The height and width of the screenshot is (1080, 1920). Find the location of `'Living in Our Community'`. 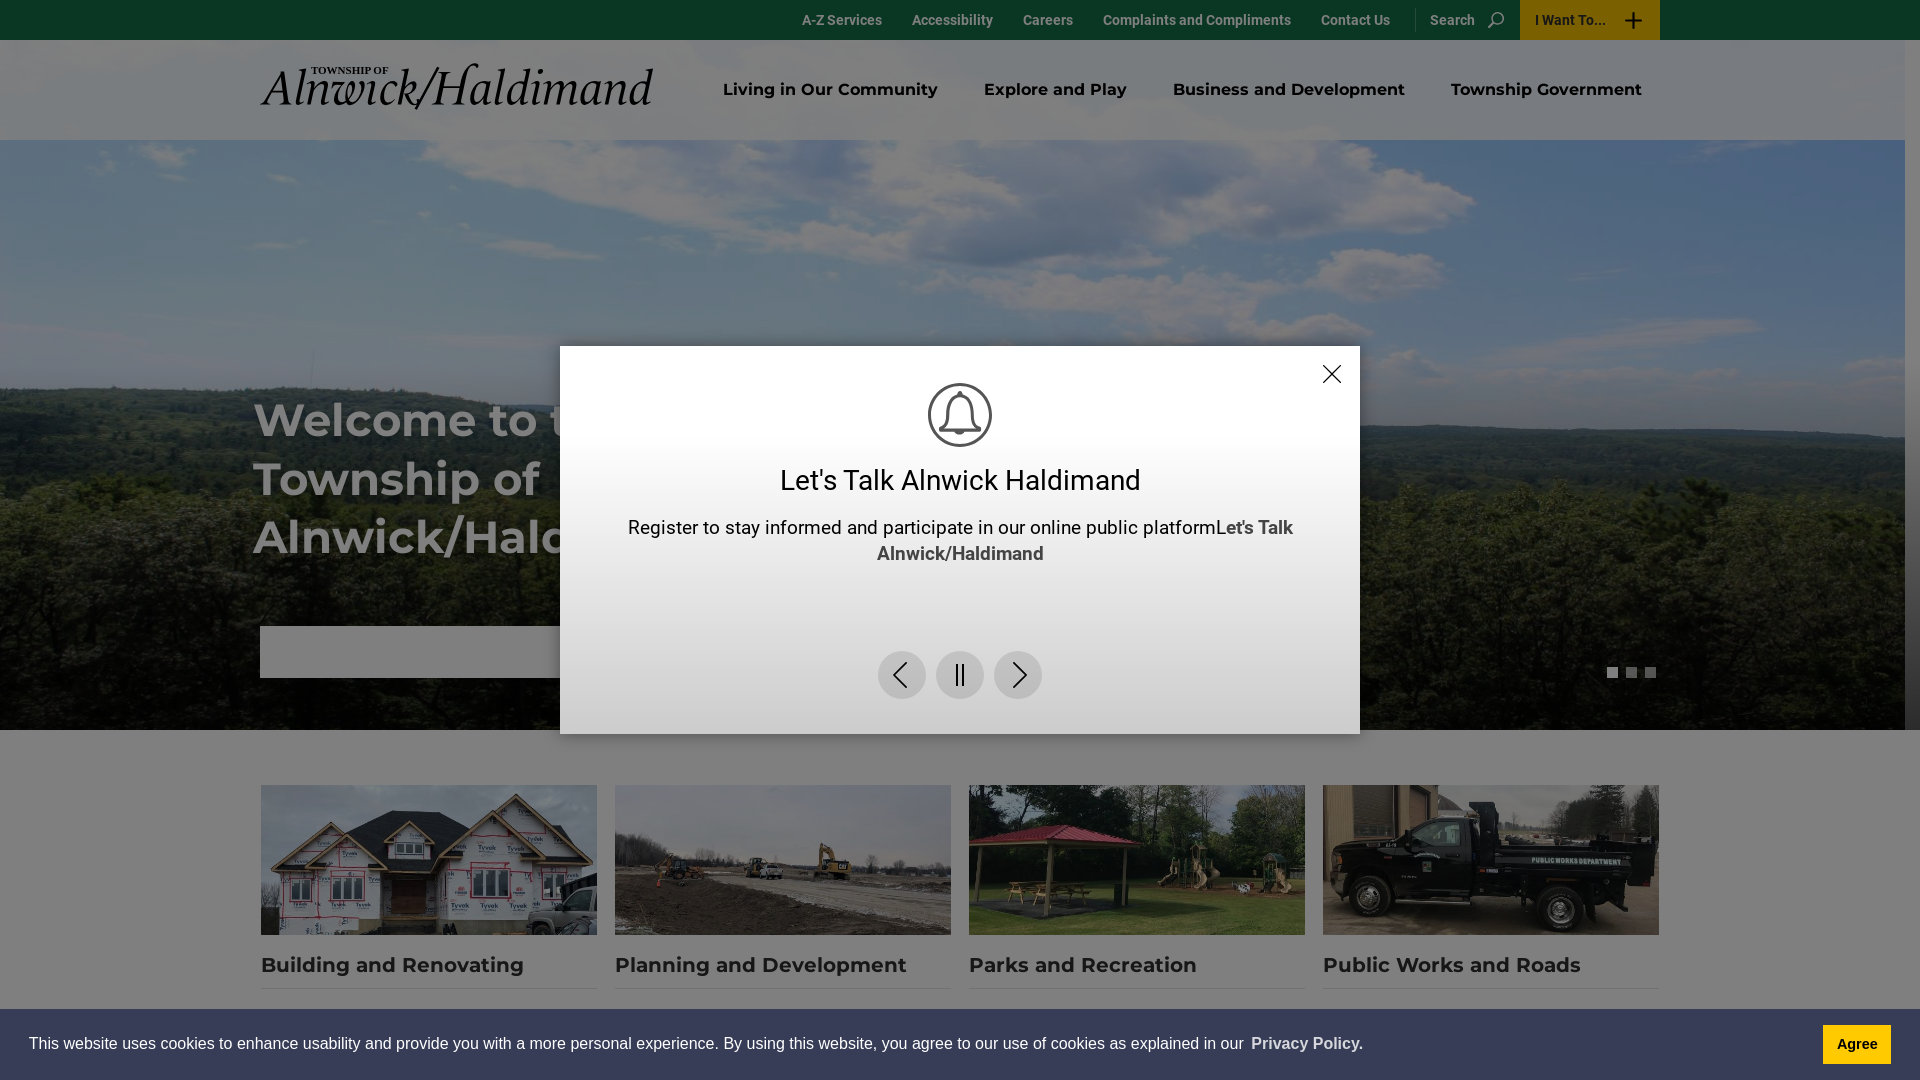

'Living in Our Community' is located at coordinates (830, 88).